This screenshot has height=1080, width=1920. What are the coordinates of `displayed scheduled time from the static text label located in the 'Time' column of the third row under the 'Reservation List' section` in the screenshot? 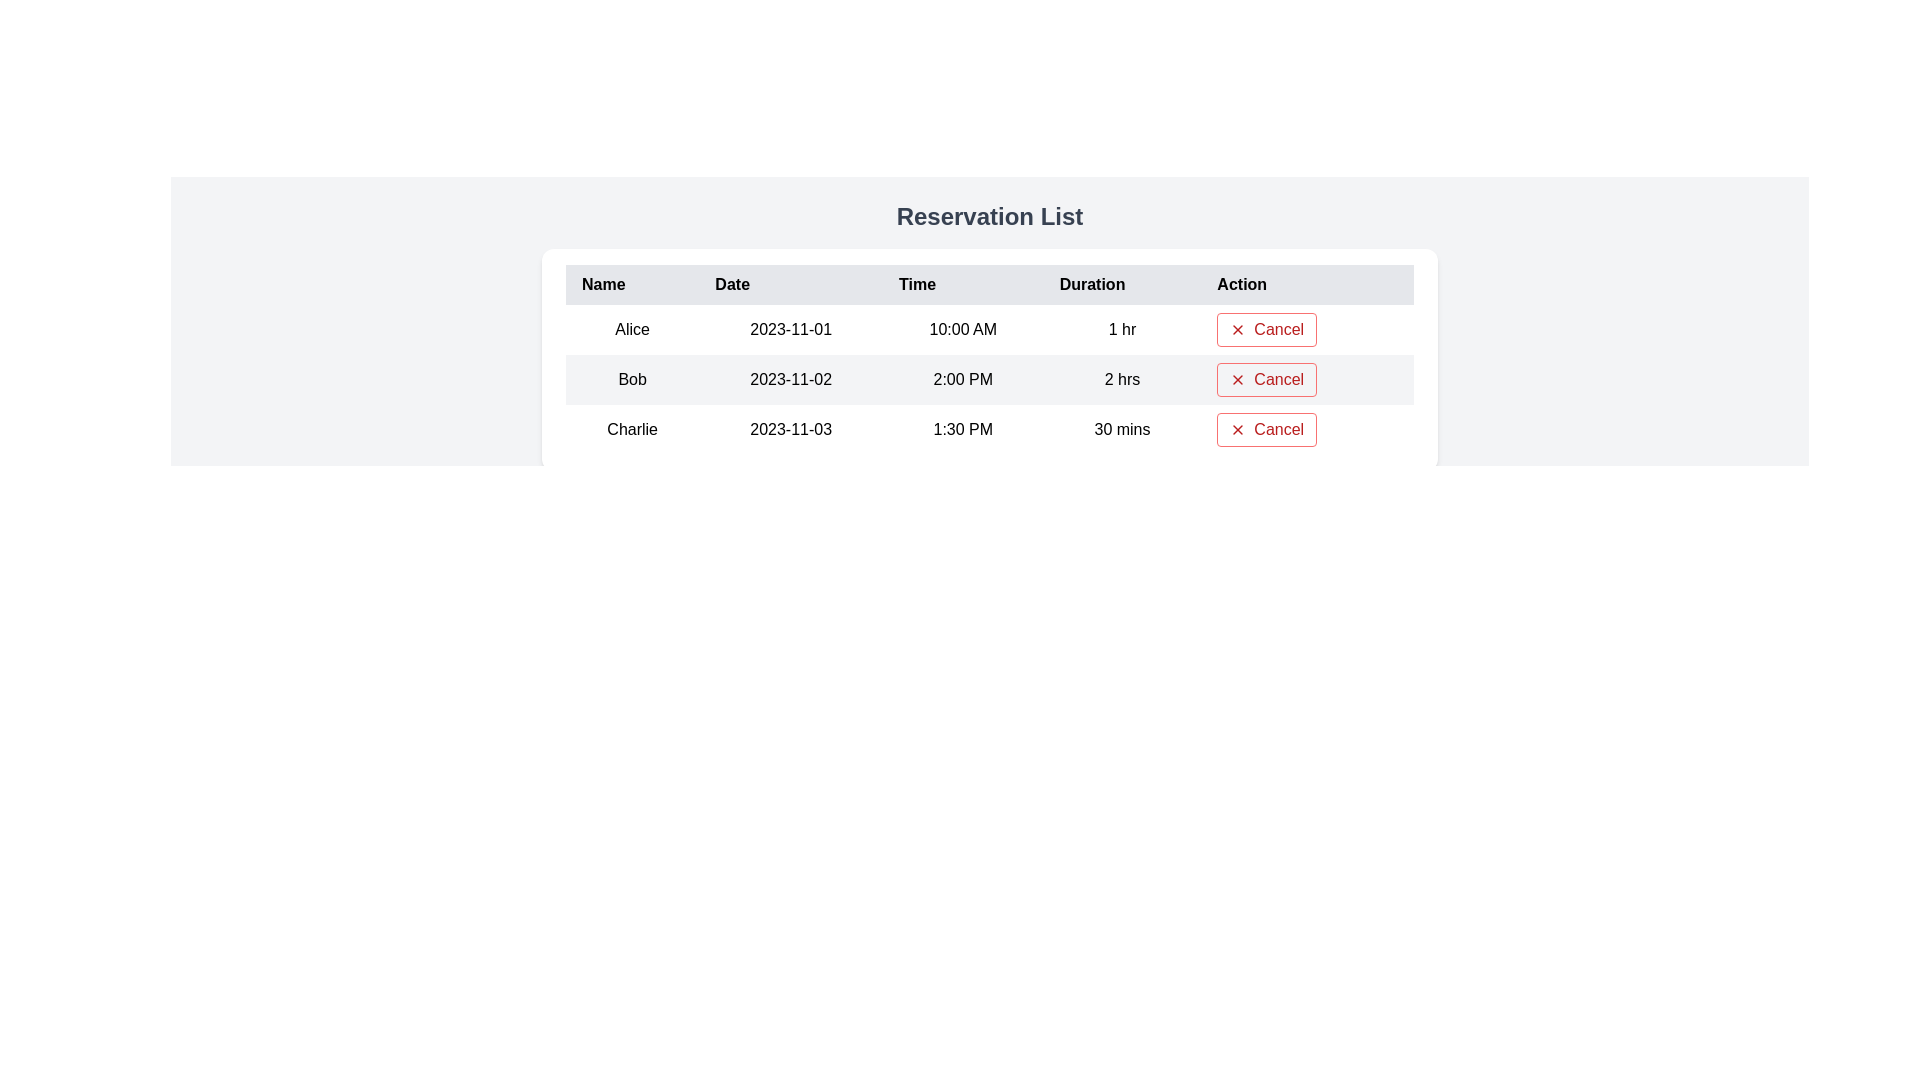 It's located at (963, 428).